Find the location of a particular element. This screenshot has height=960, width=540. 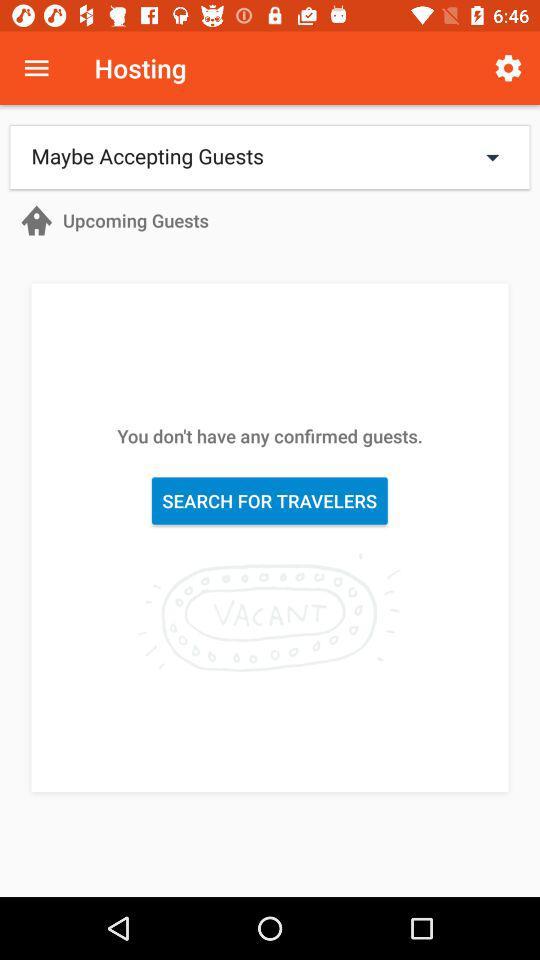

open menu is located at coordinates (36, 68).